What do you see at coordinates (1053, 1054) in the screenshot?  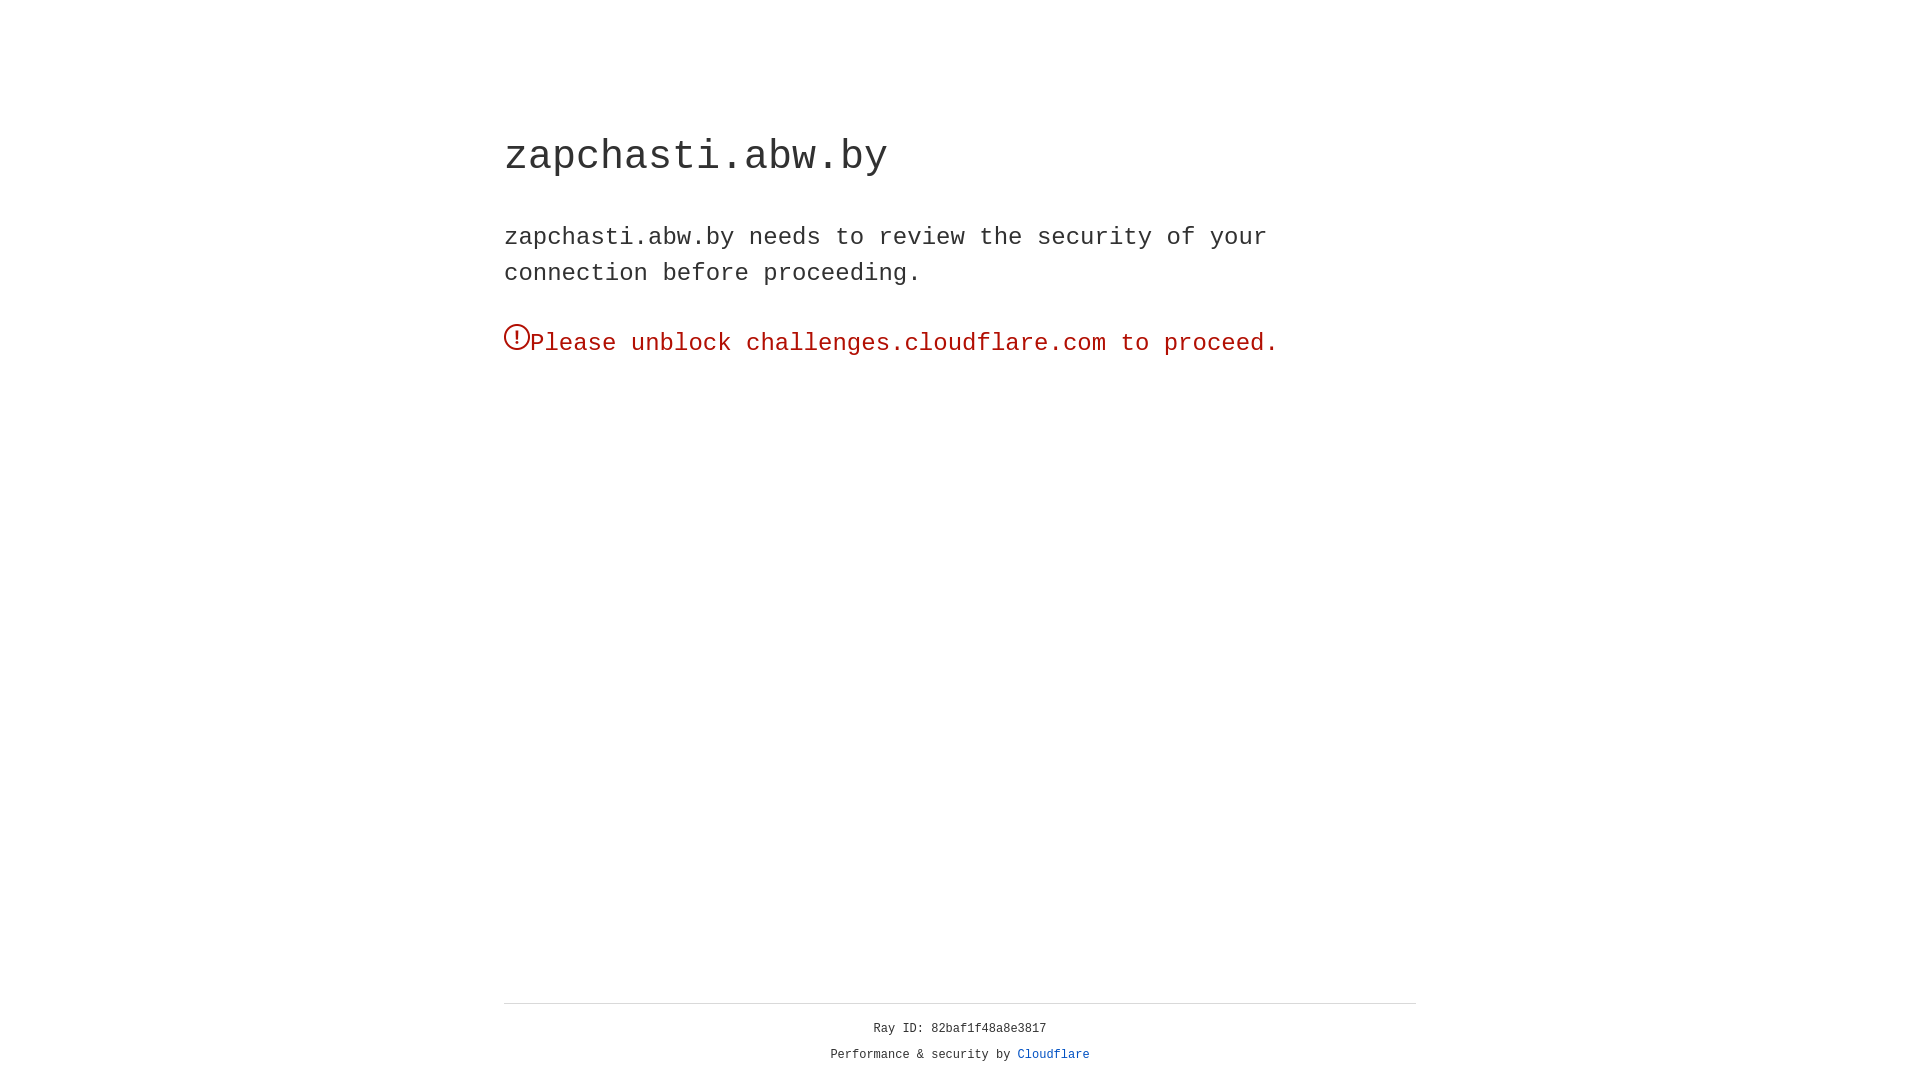 I see `'Cloudflare'` at bounding box center [1053, 1054].